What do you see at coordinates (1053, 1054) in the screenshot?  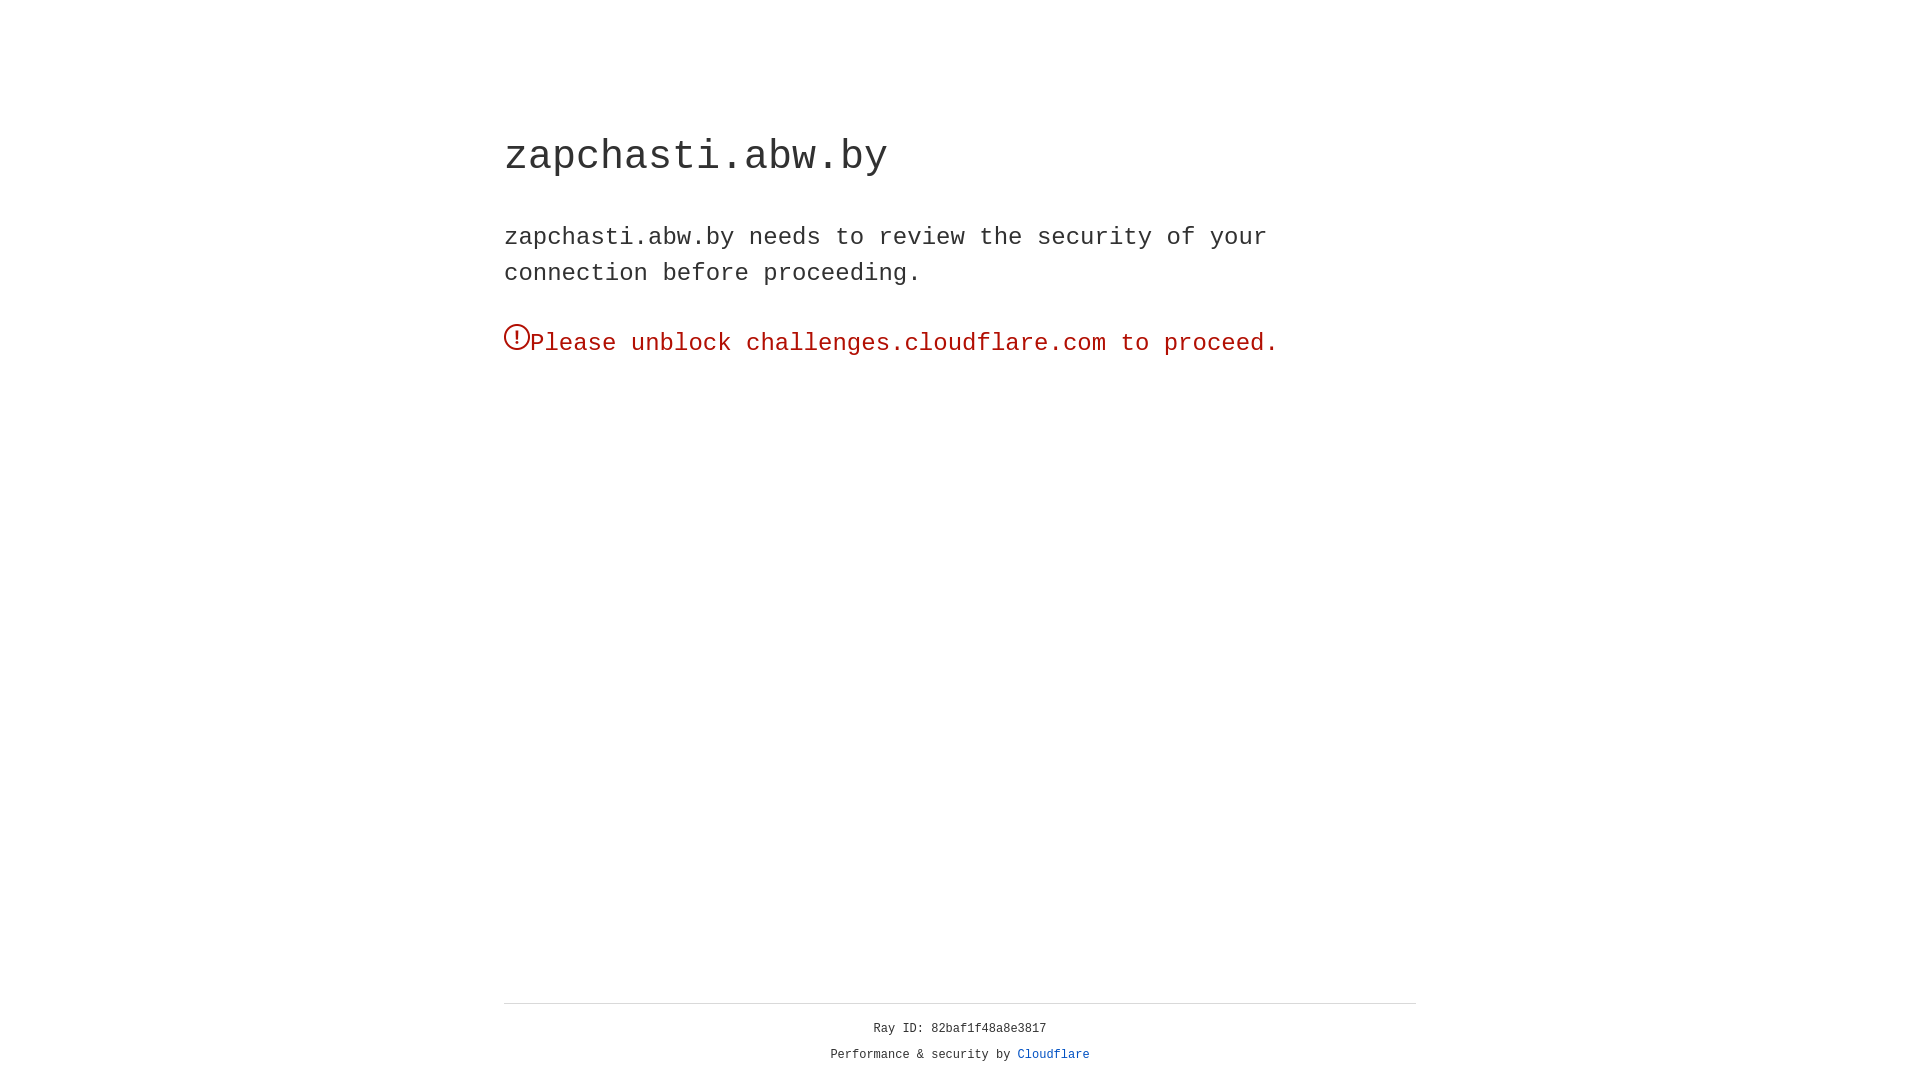 I see `'Cloudflare'` at bounding box center [1053, 1054].